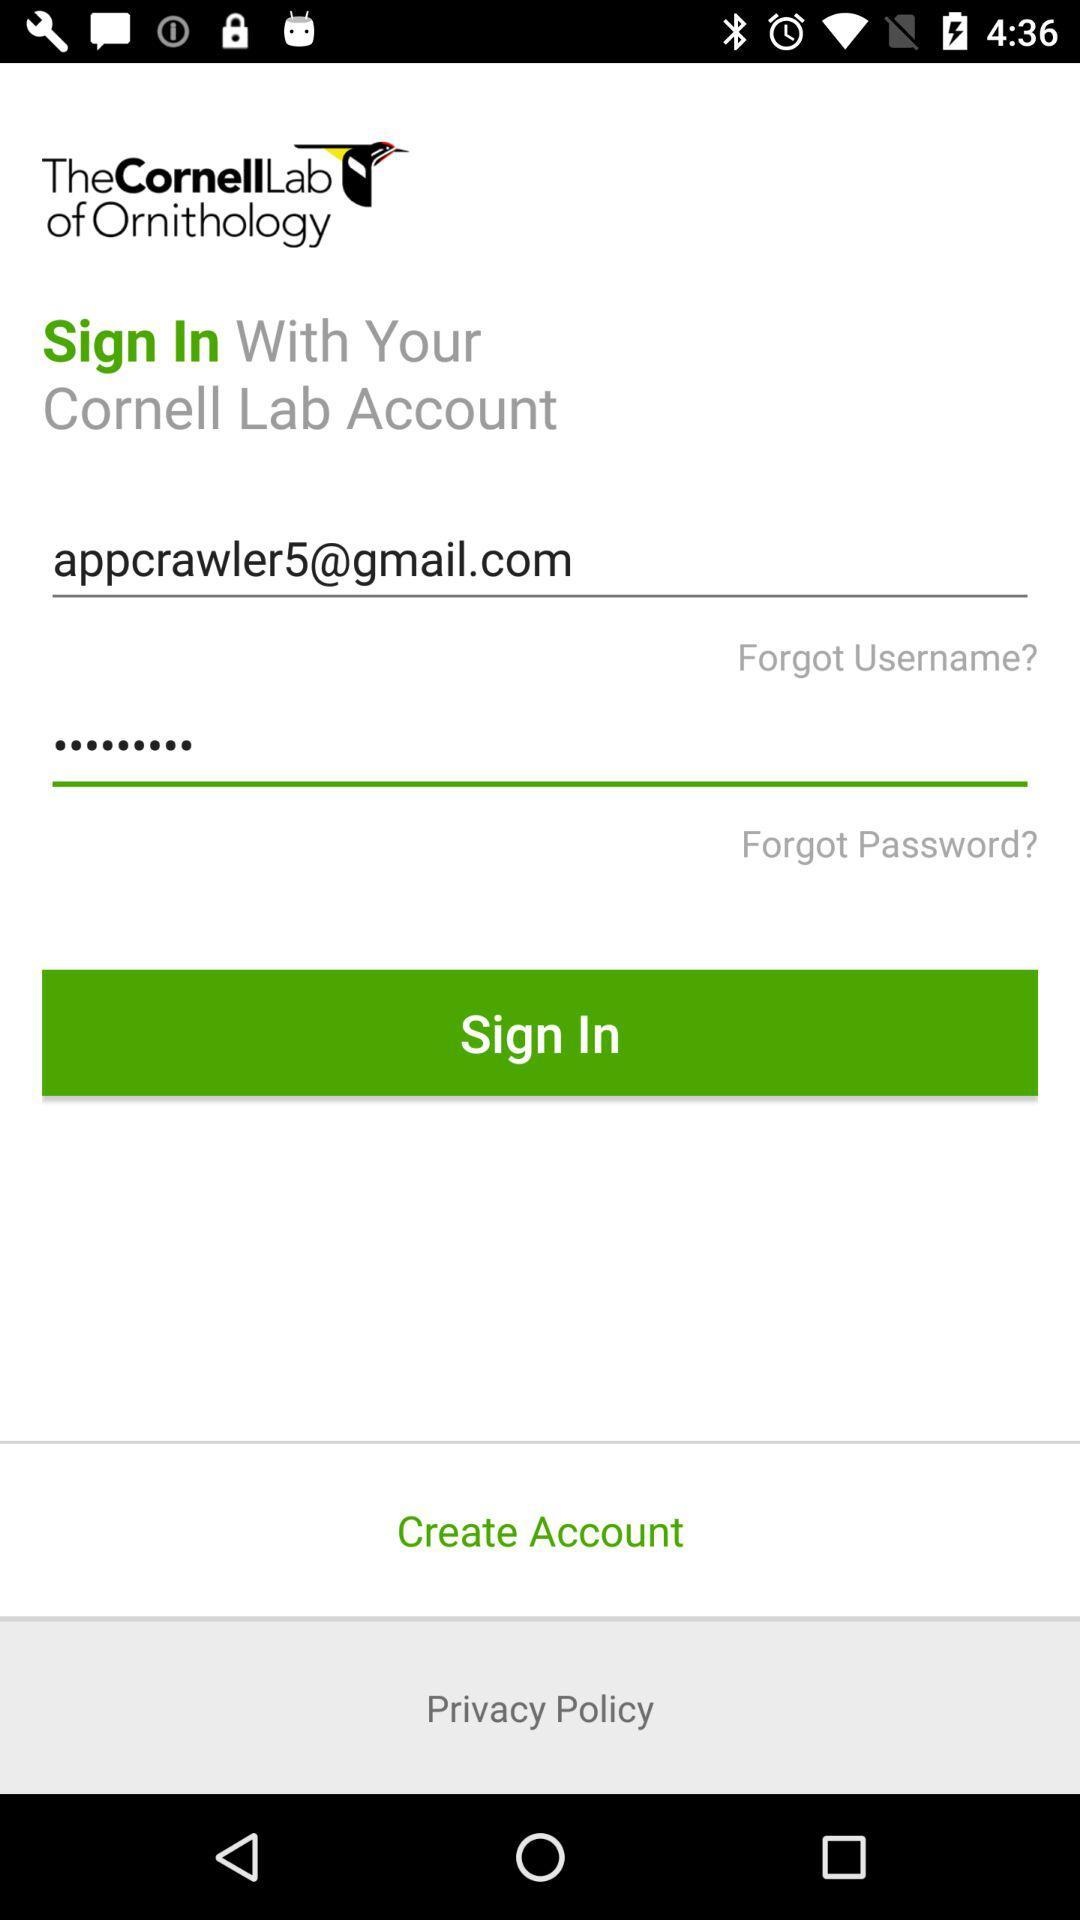 The height and width of the screenshot is (1920, 1080). Describe the element at coordinates (540, 558) in the screenshot. I see `the icon below the sign in with` at that location.